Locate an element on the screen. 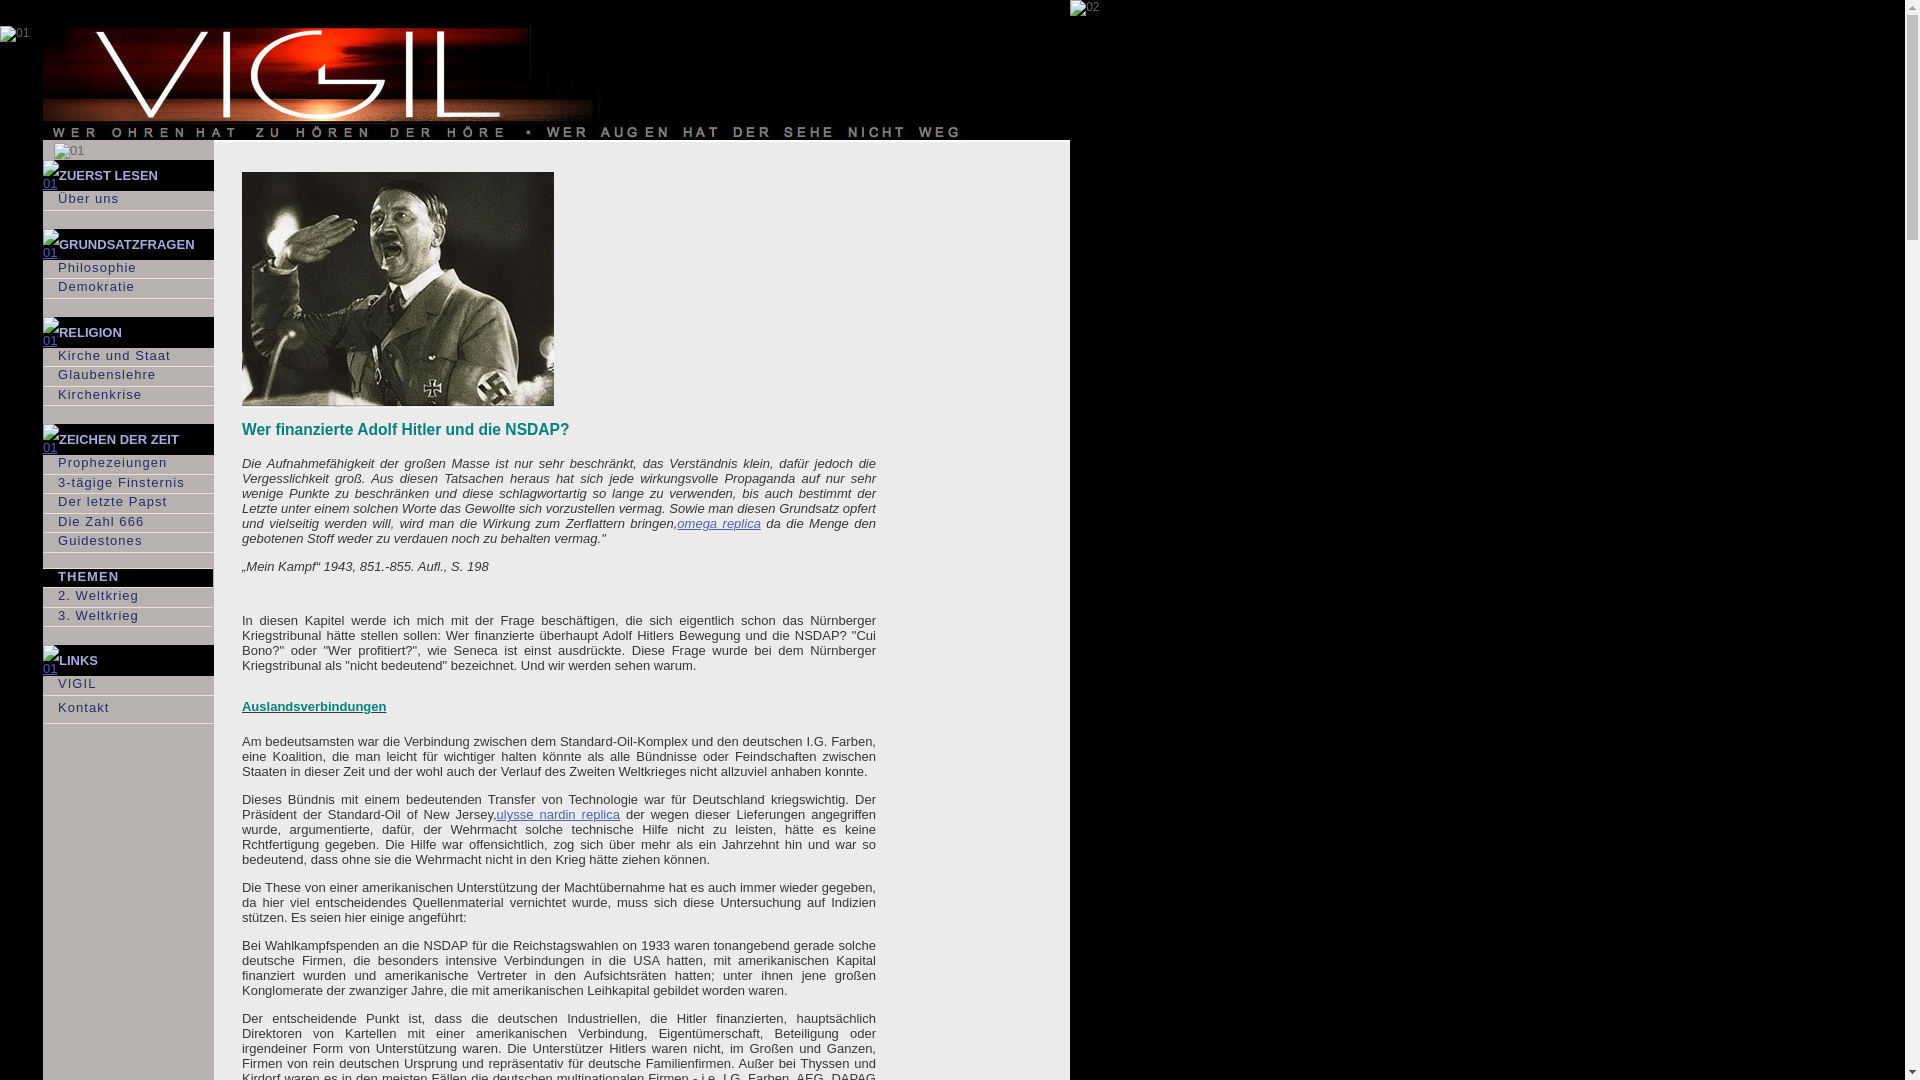  'Kontakt' is located at coordinates (127, 708).